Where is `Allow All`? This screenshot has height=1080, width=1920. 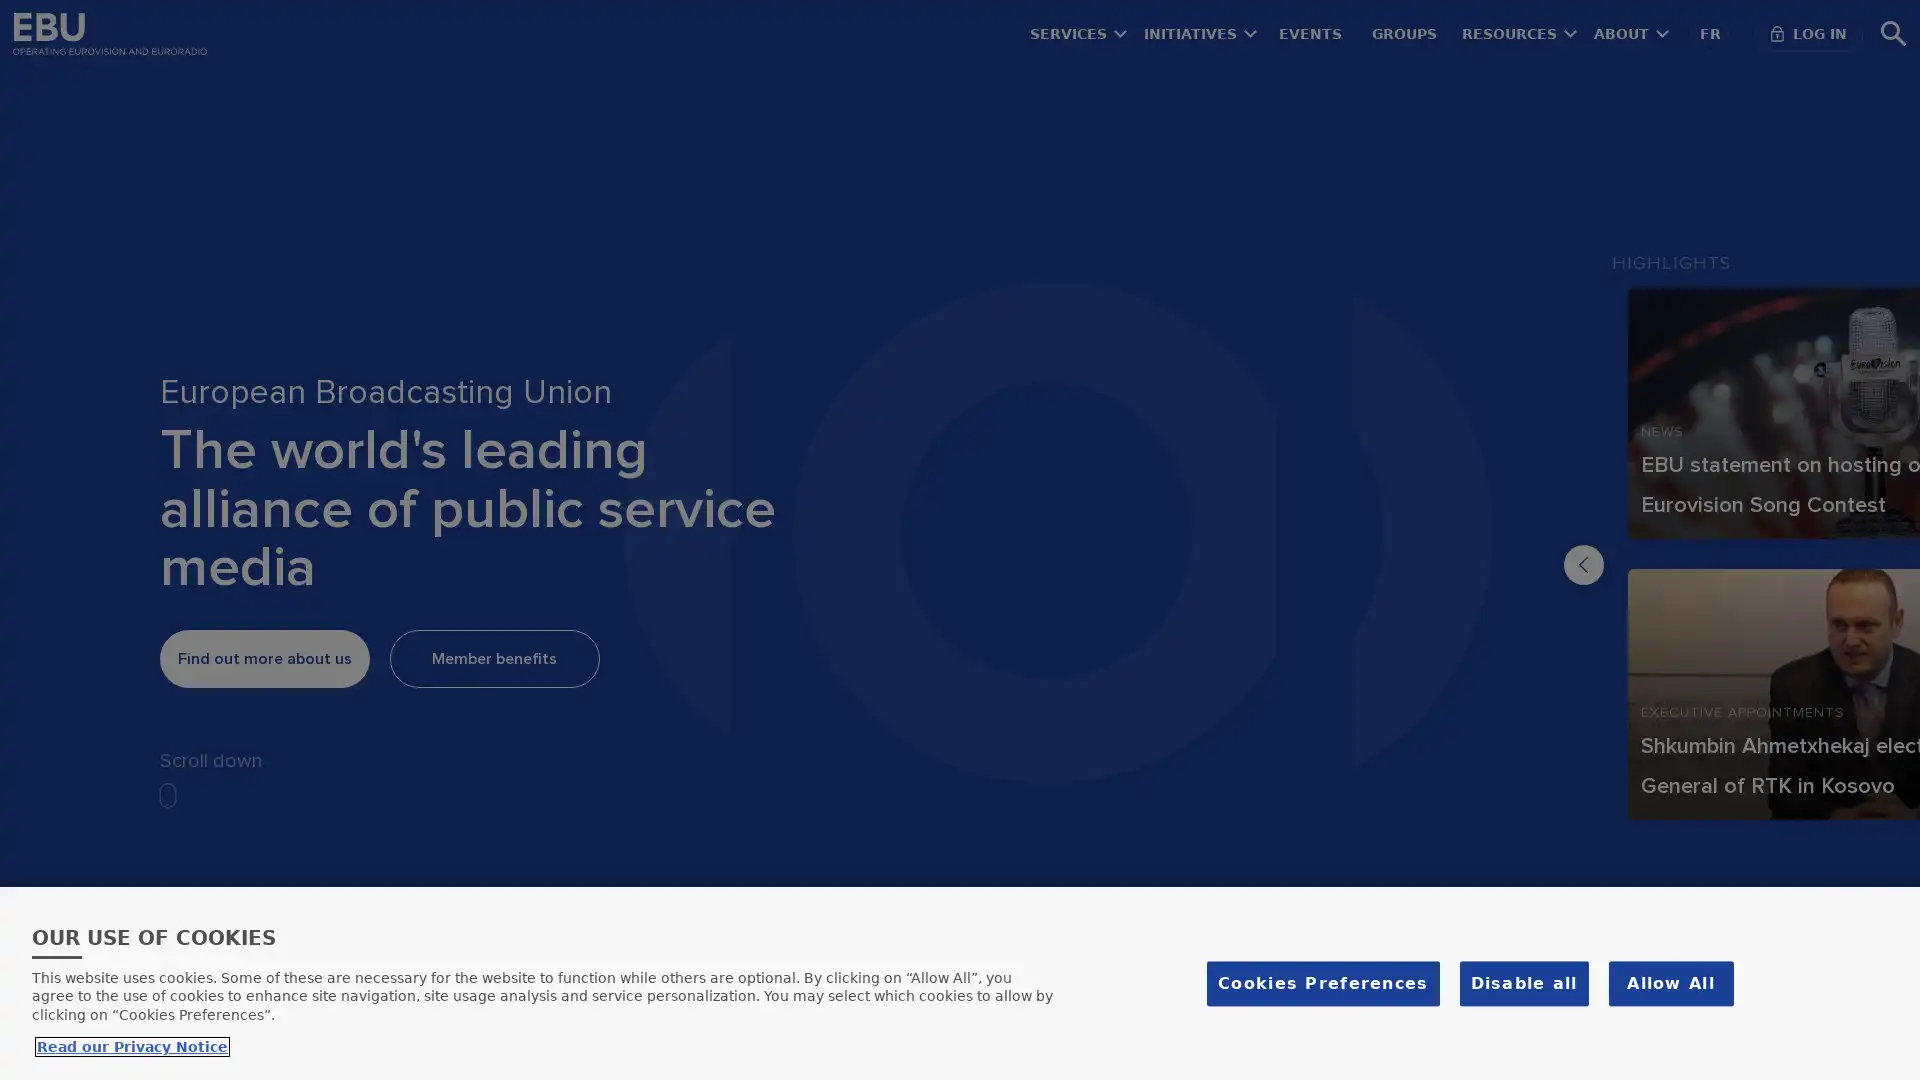
Allow All is located at coordinates (1670, 982).